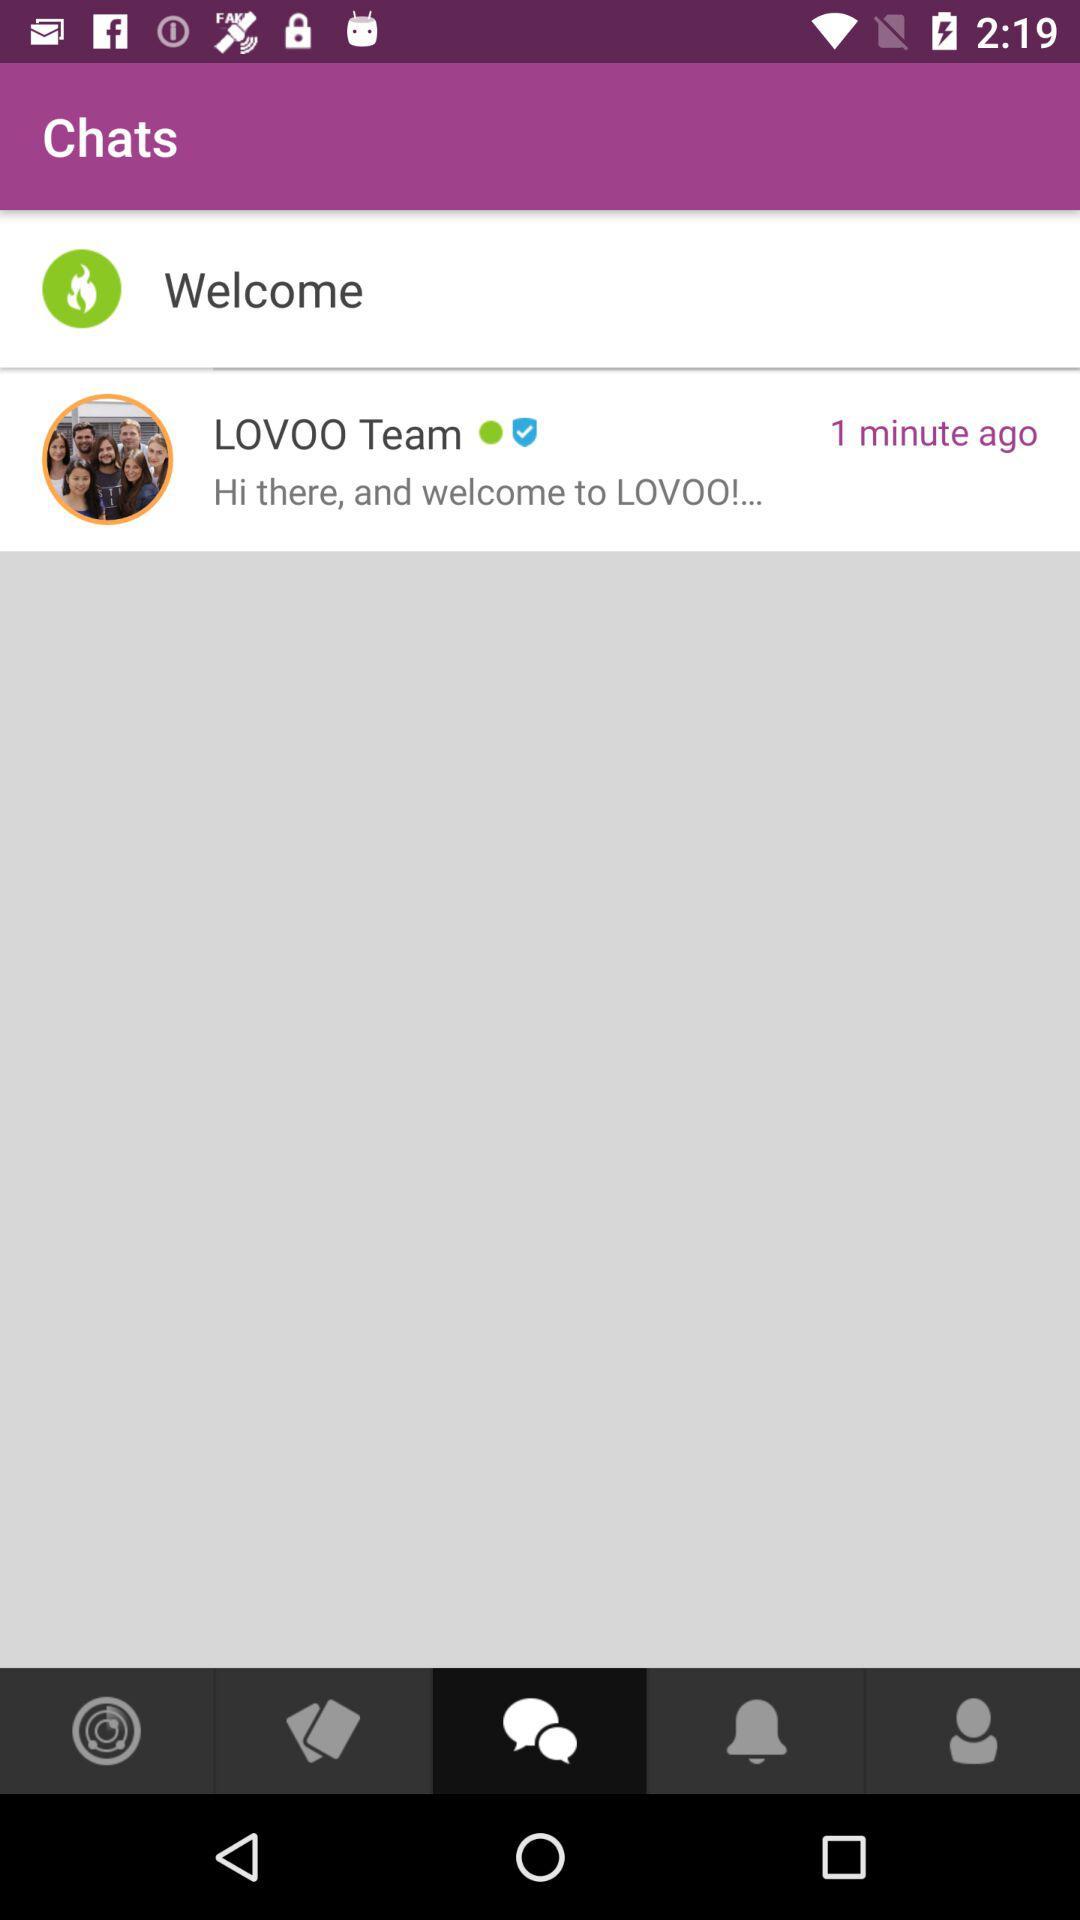 Image resolution: width=1080 pixels, height=1920 pixels. What do you see at coordinates (538, 1730) in the screenshot?
I see `send a text message` at bounding box center [538, 1730].